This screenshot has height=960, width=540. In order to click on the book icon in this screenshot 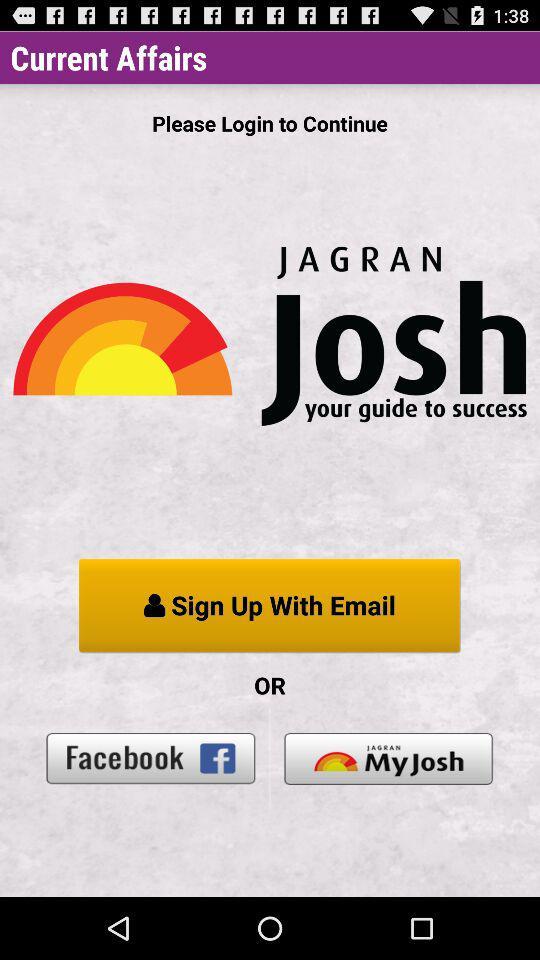, I will do `click(388, 811)`.